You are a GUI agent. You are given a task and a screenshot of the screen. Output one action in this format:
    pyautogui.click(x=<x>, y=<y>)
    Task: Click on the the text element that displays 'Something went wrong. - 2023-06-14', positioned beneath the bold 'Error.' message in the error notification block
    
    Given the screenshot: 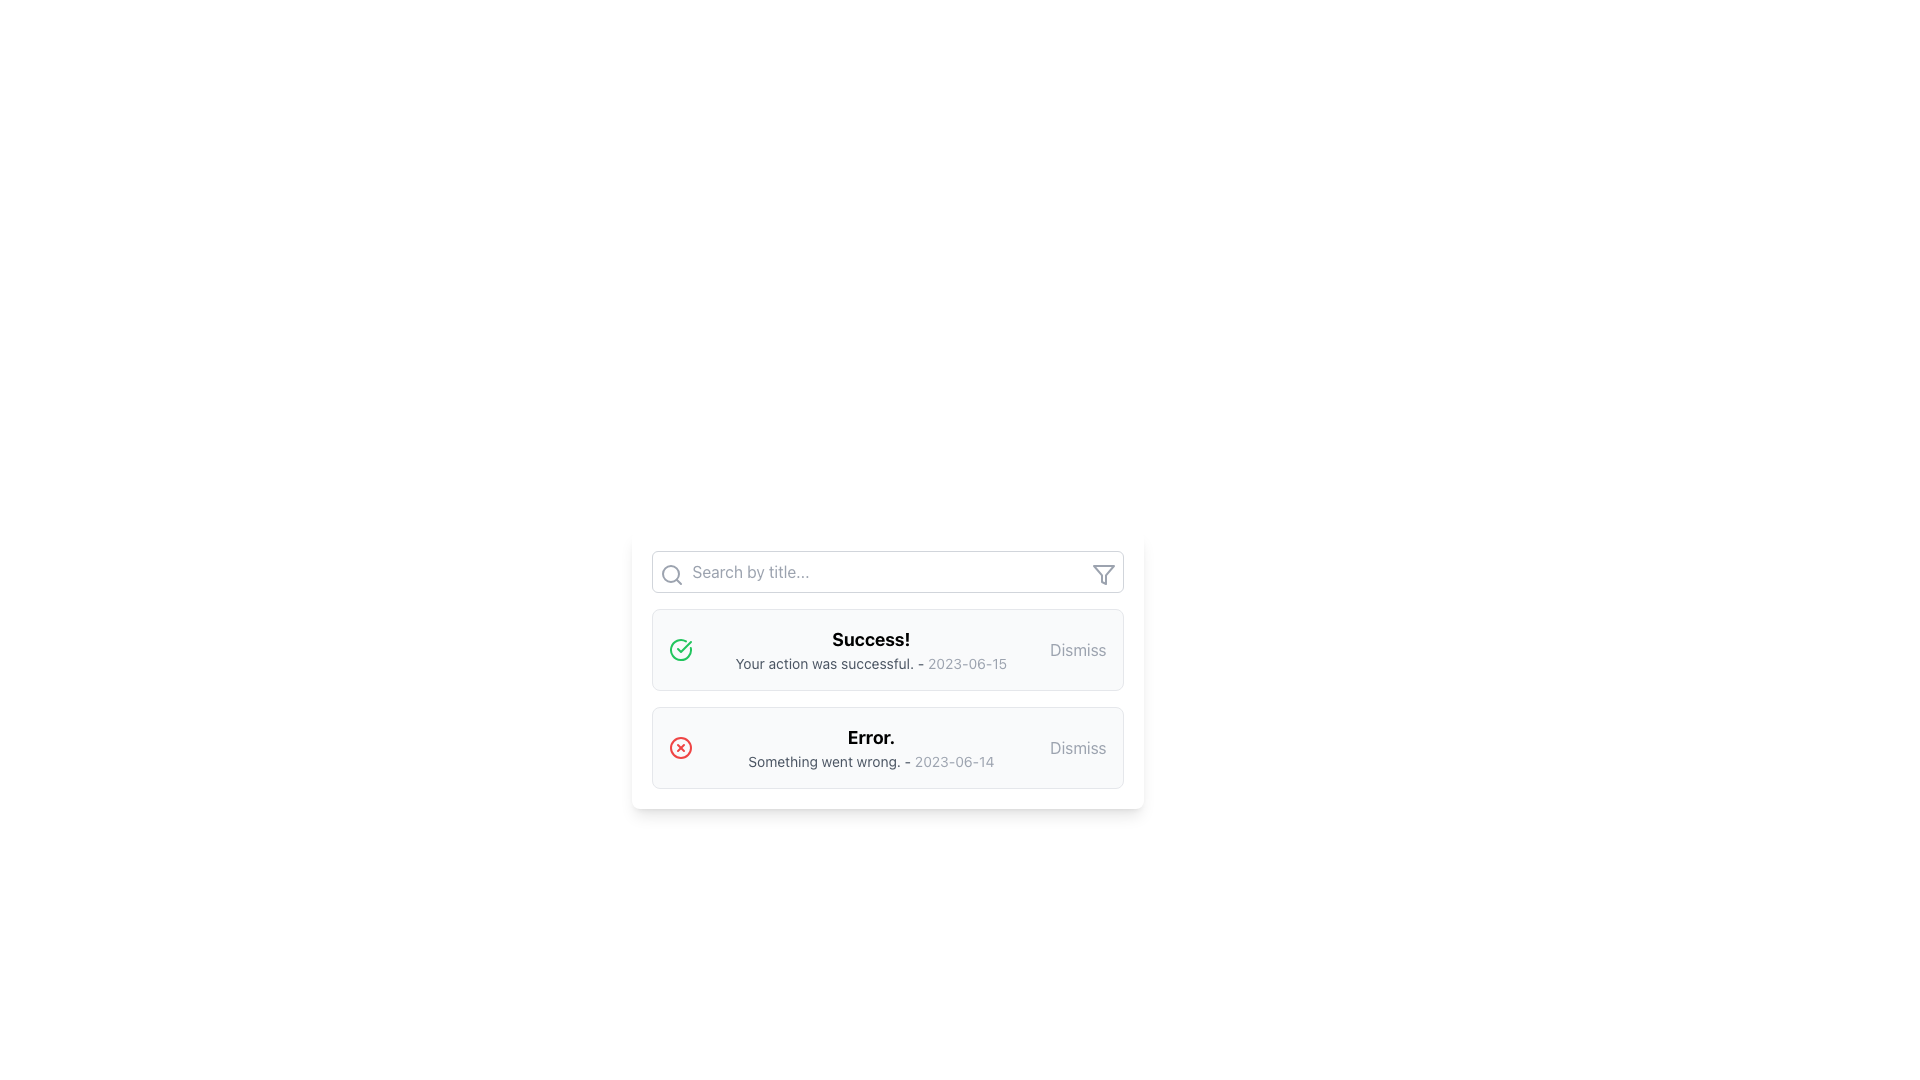 What is the action you would take?
    pyautogui.click(x=871, y=762)
    